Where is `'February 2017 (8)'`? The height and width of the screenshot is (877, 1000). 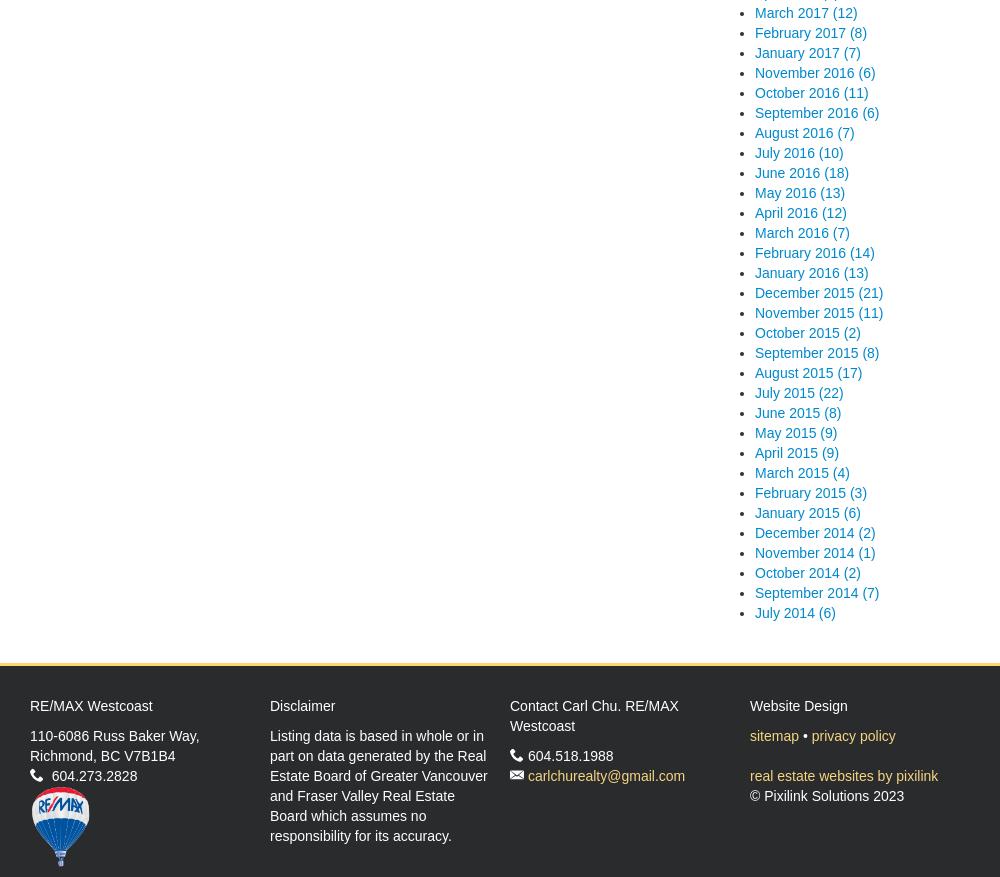
'February 2017 (8)' is located at coordinates (811, 31).